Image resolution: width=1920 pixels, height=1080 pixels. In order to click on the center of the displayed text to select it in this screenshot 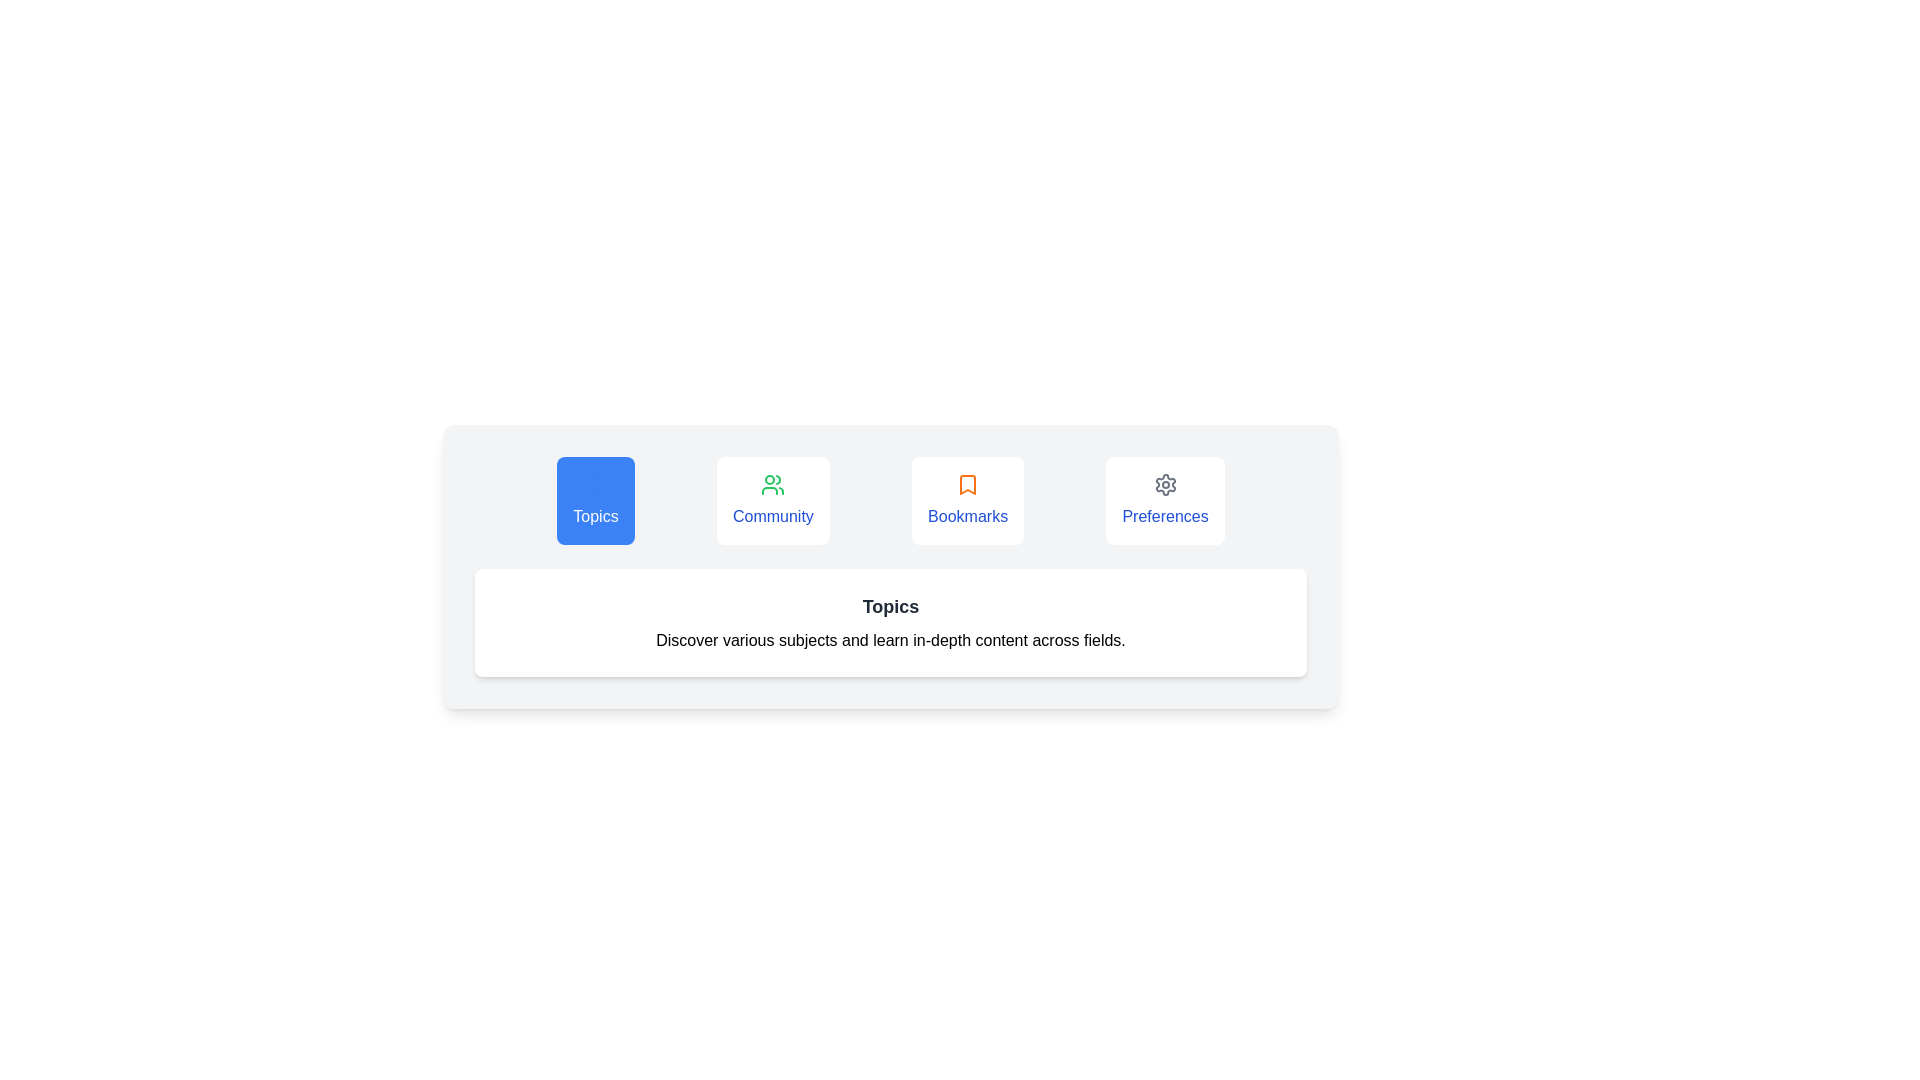, I will do `click(890, 640)`.